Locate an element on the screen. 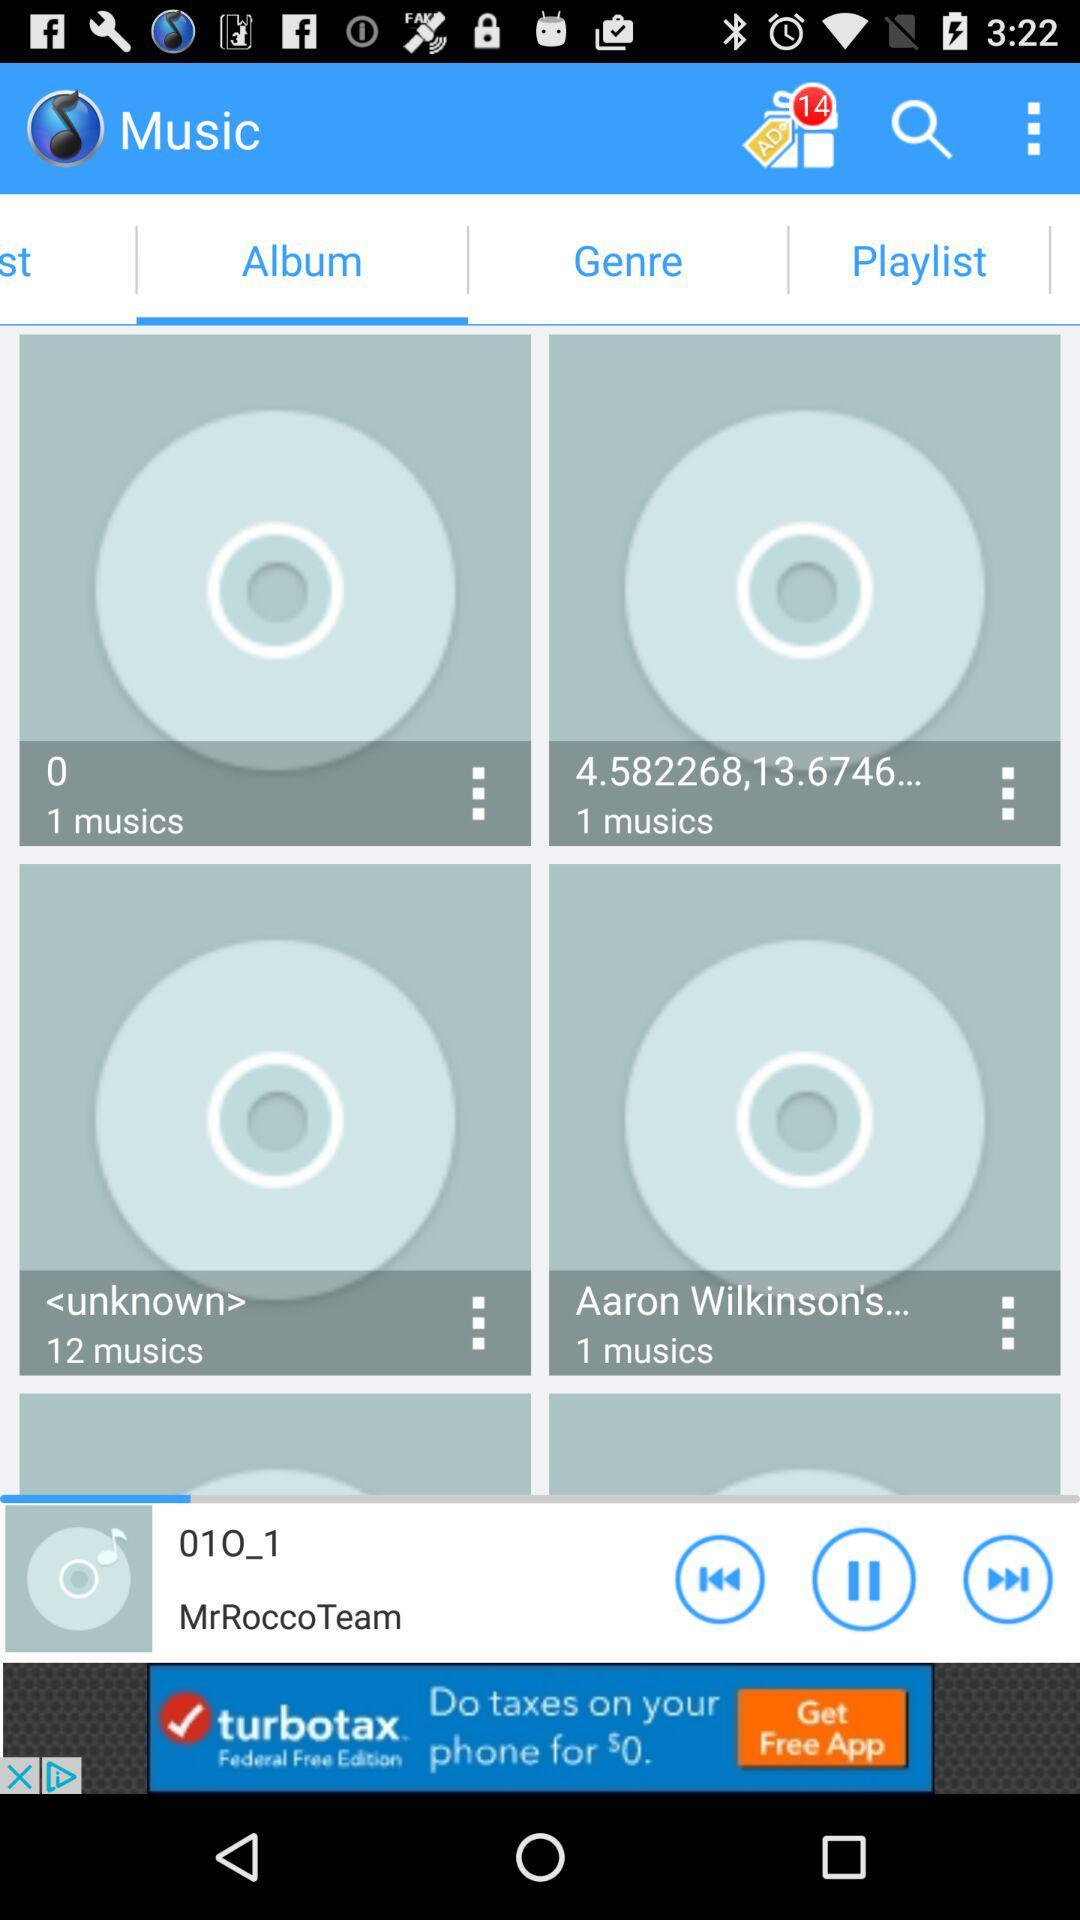 The height and width of the screenshot is (1920, 1080). go back is located at coordinates (720, 1577).